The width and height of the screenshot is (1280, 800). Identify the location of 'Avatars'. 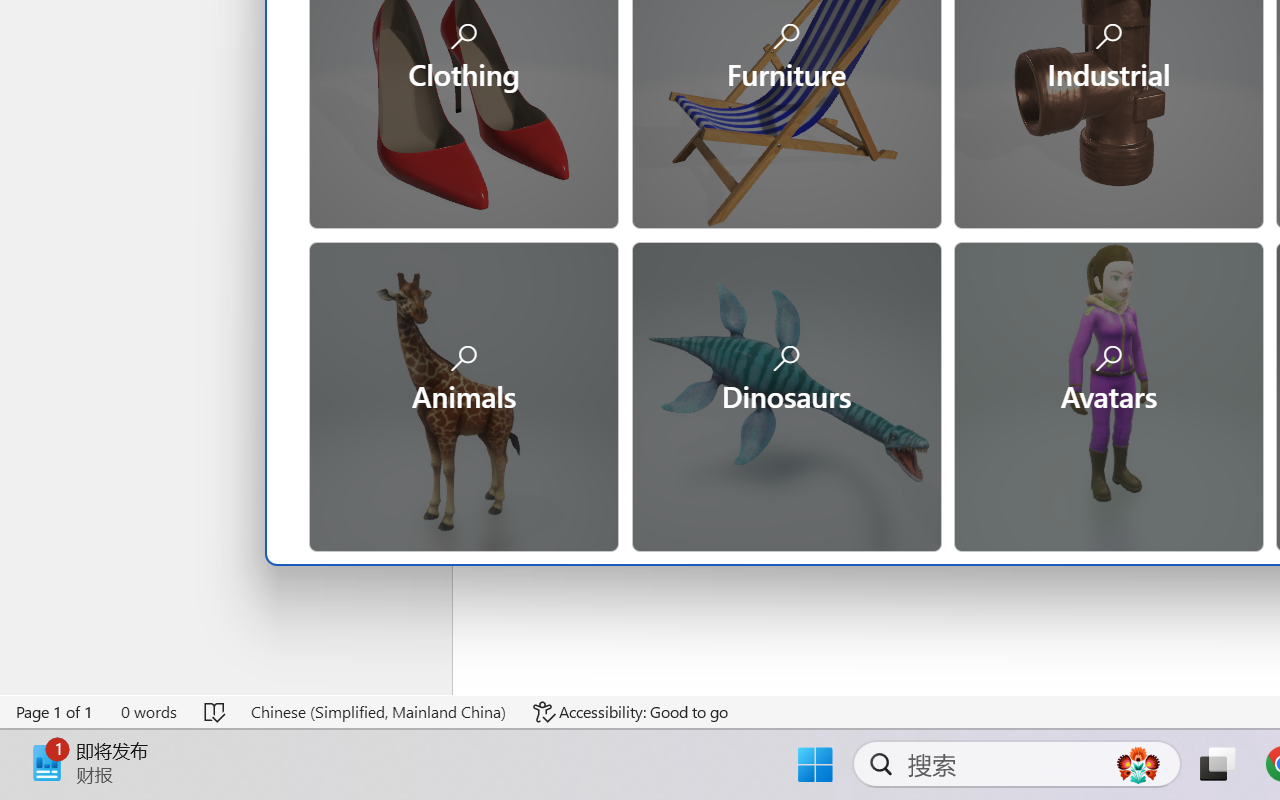
(1106, 393).